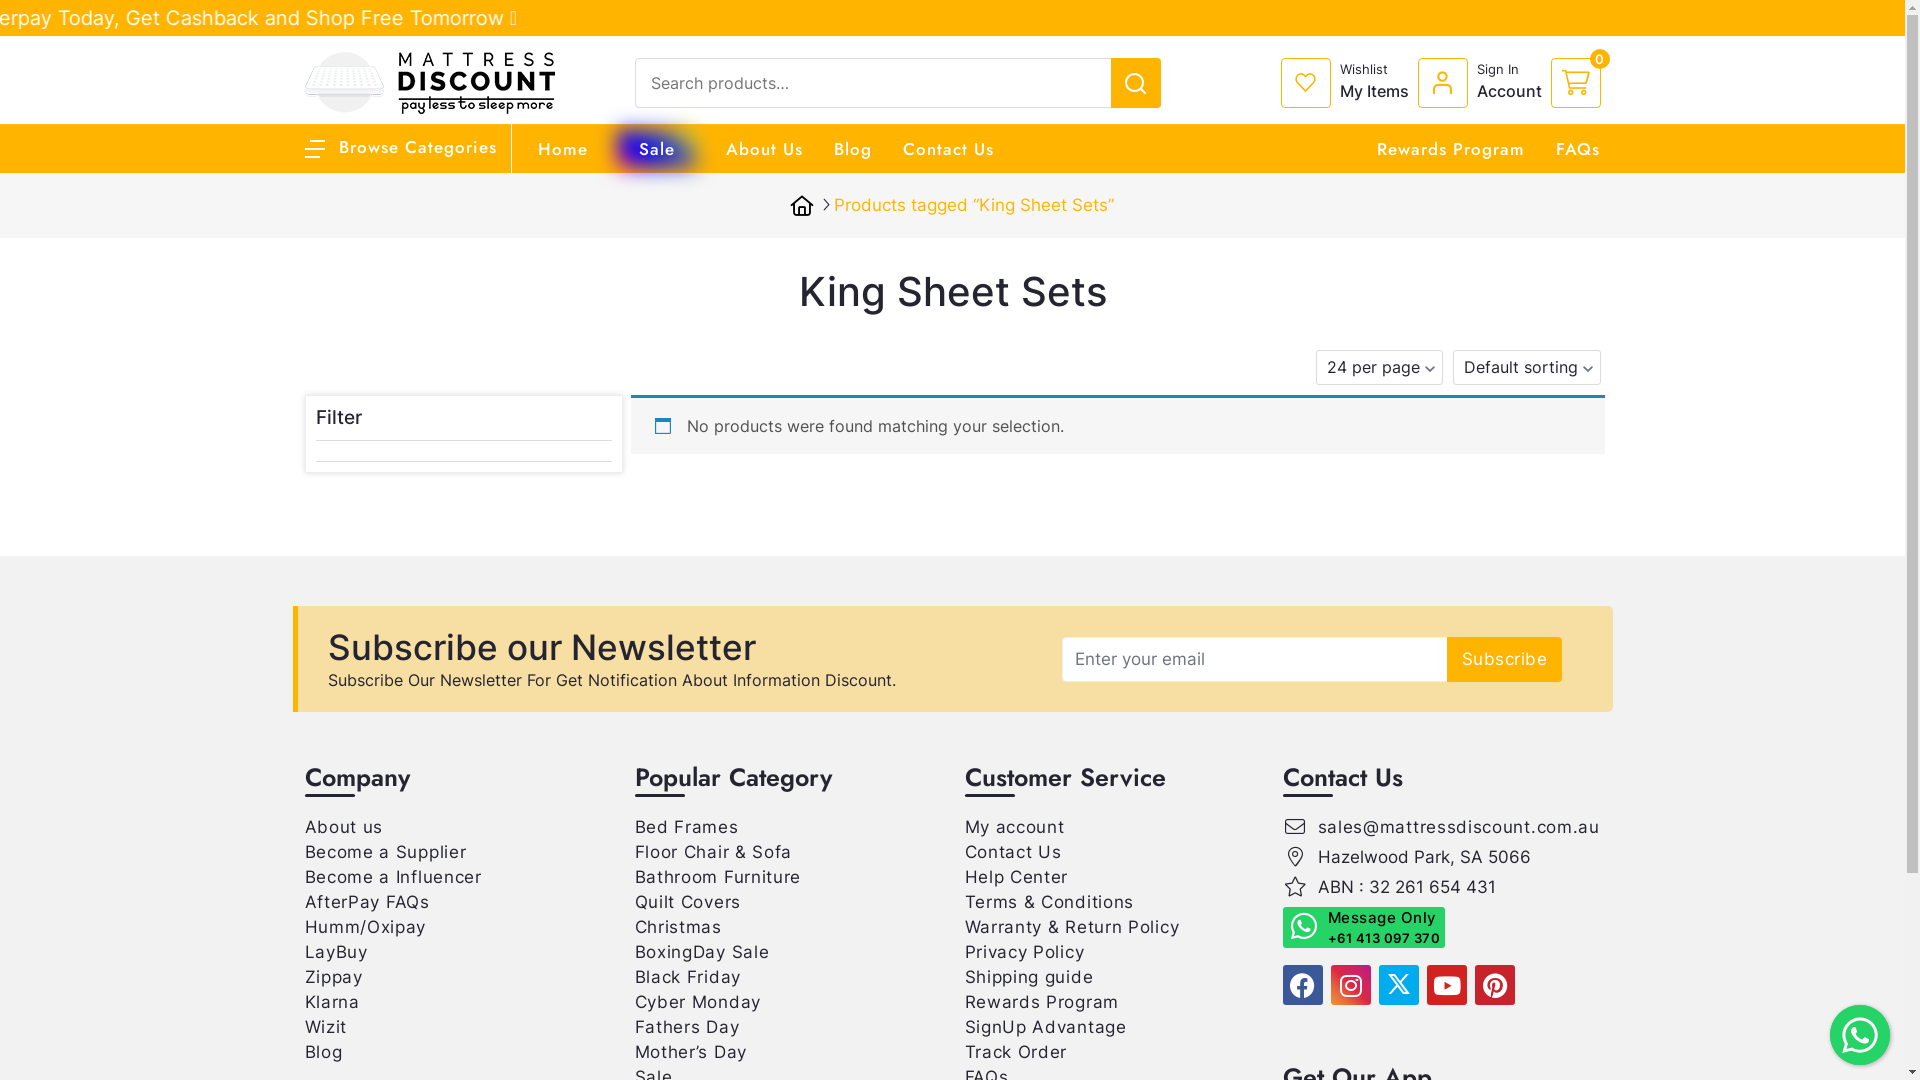  What do you see at coordinates (1023, 951) in the screenshot?
I see `'Privacy Policy'` at bounding box center [1023, 951].